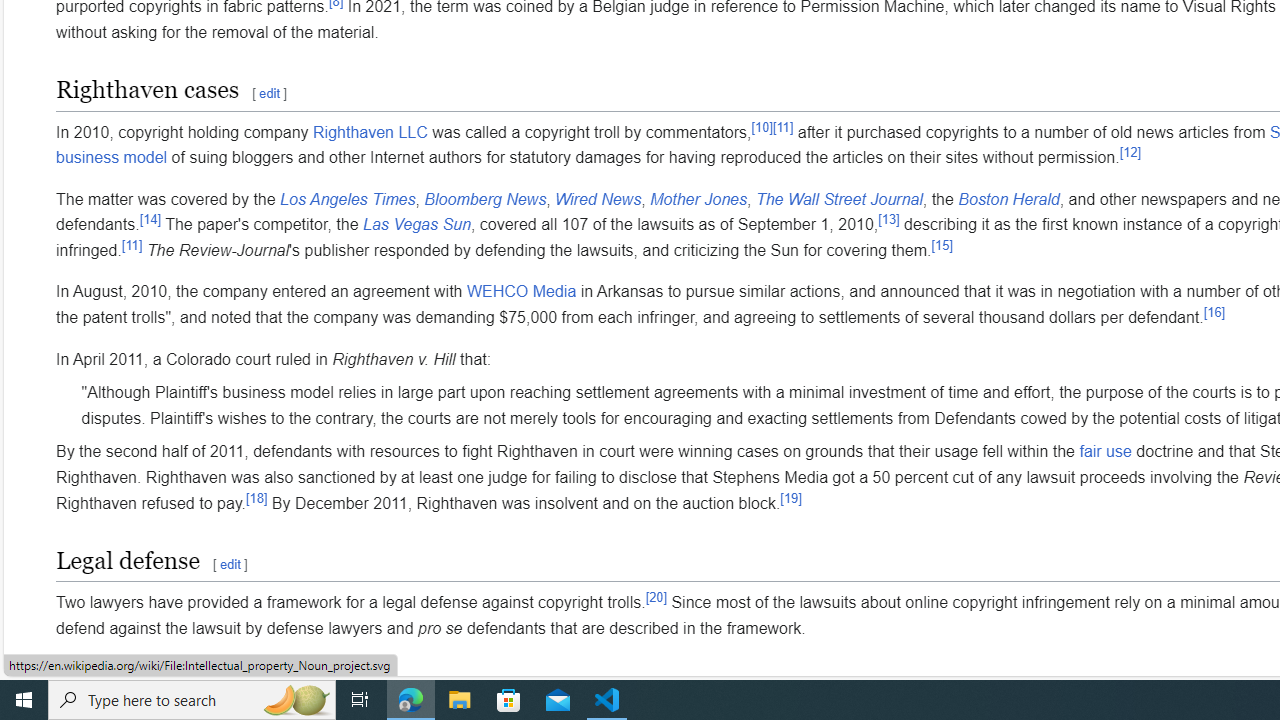 The height and width of the screenshot is (720, 1280). Describe the element at coordinates (131, 243) in the screenshot. I see `'[11]'` at that location.